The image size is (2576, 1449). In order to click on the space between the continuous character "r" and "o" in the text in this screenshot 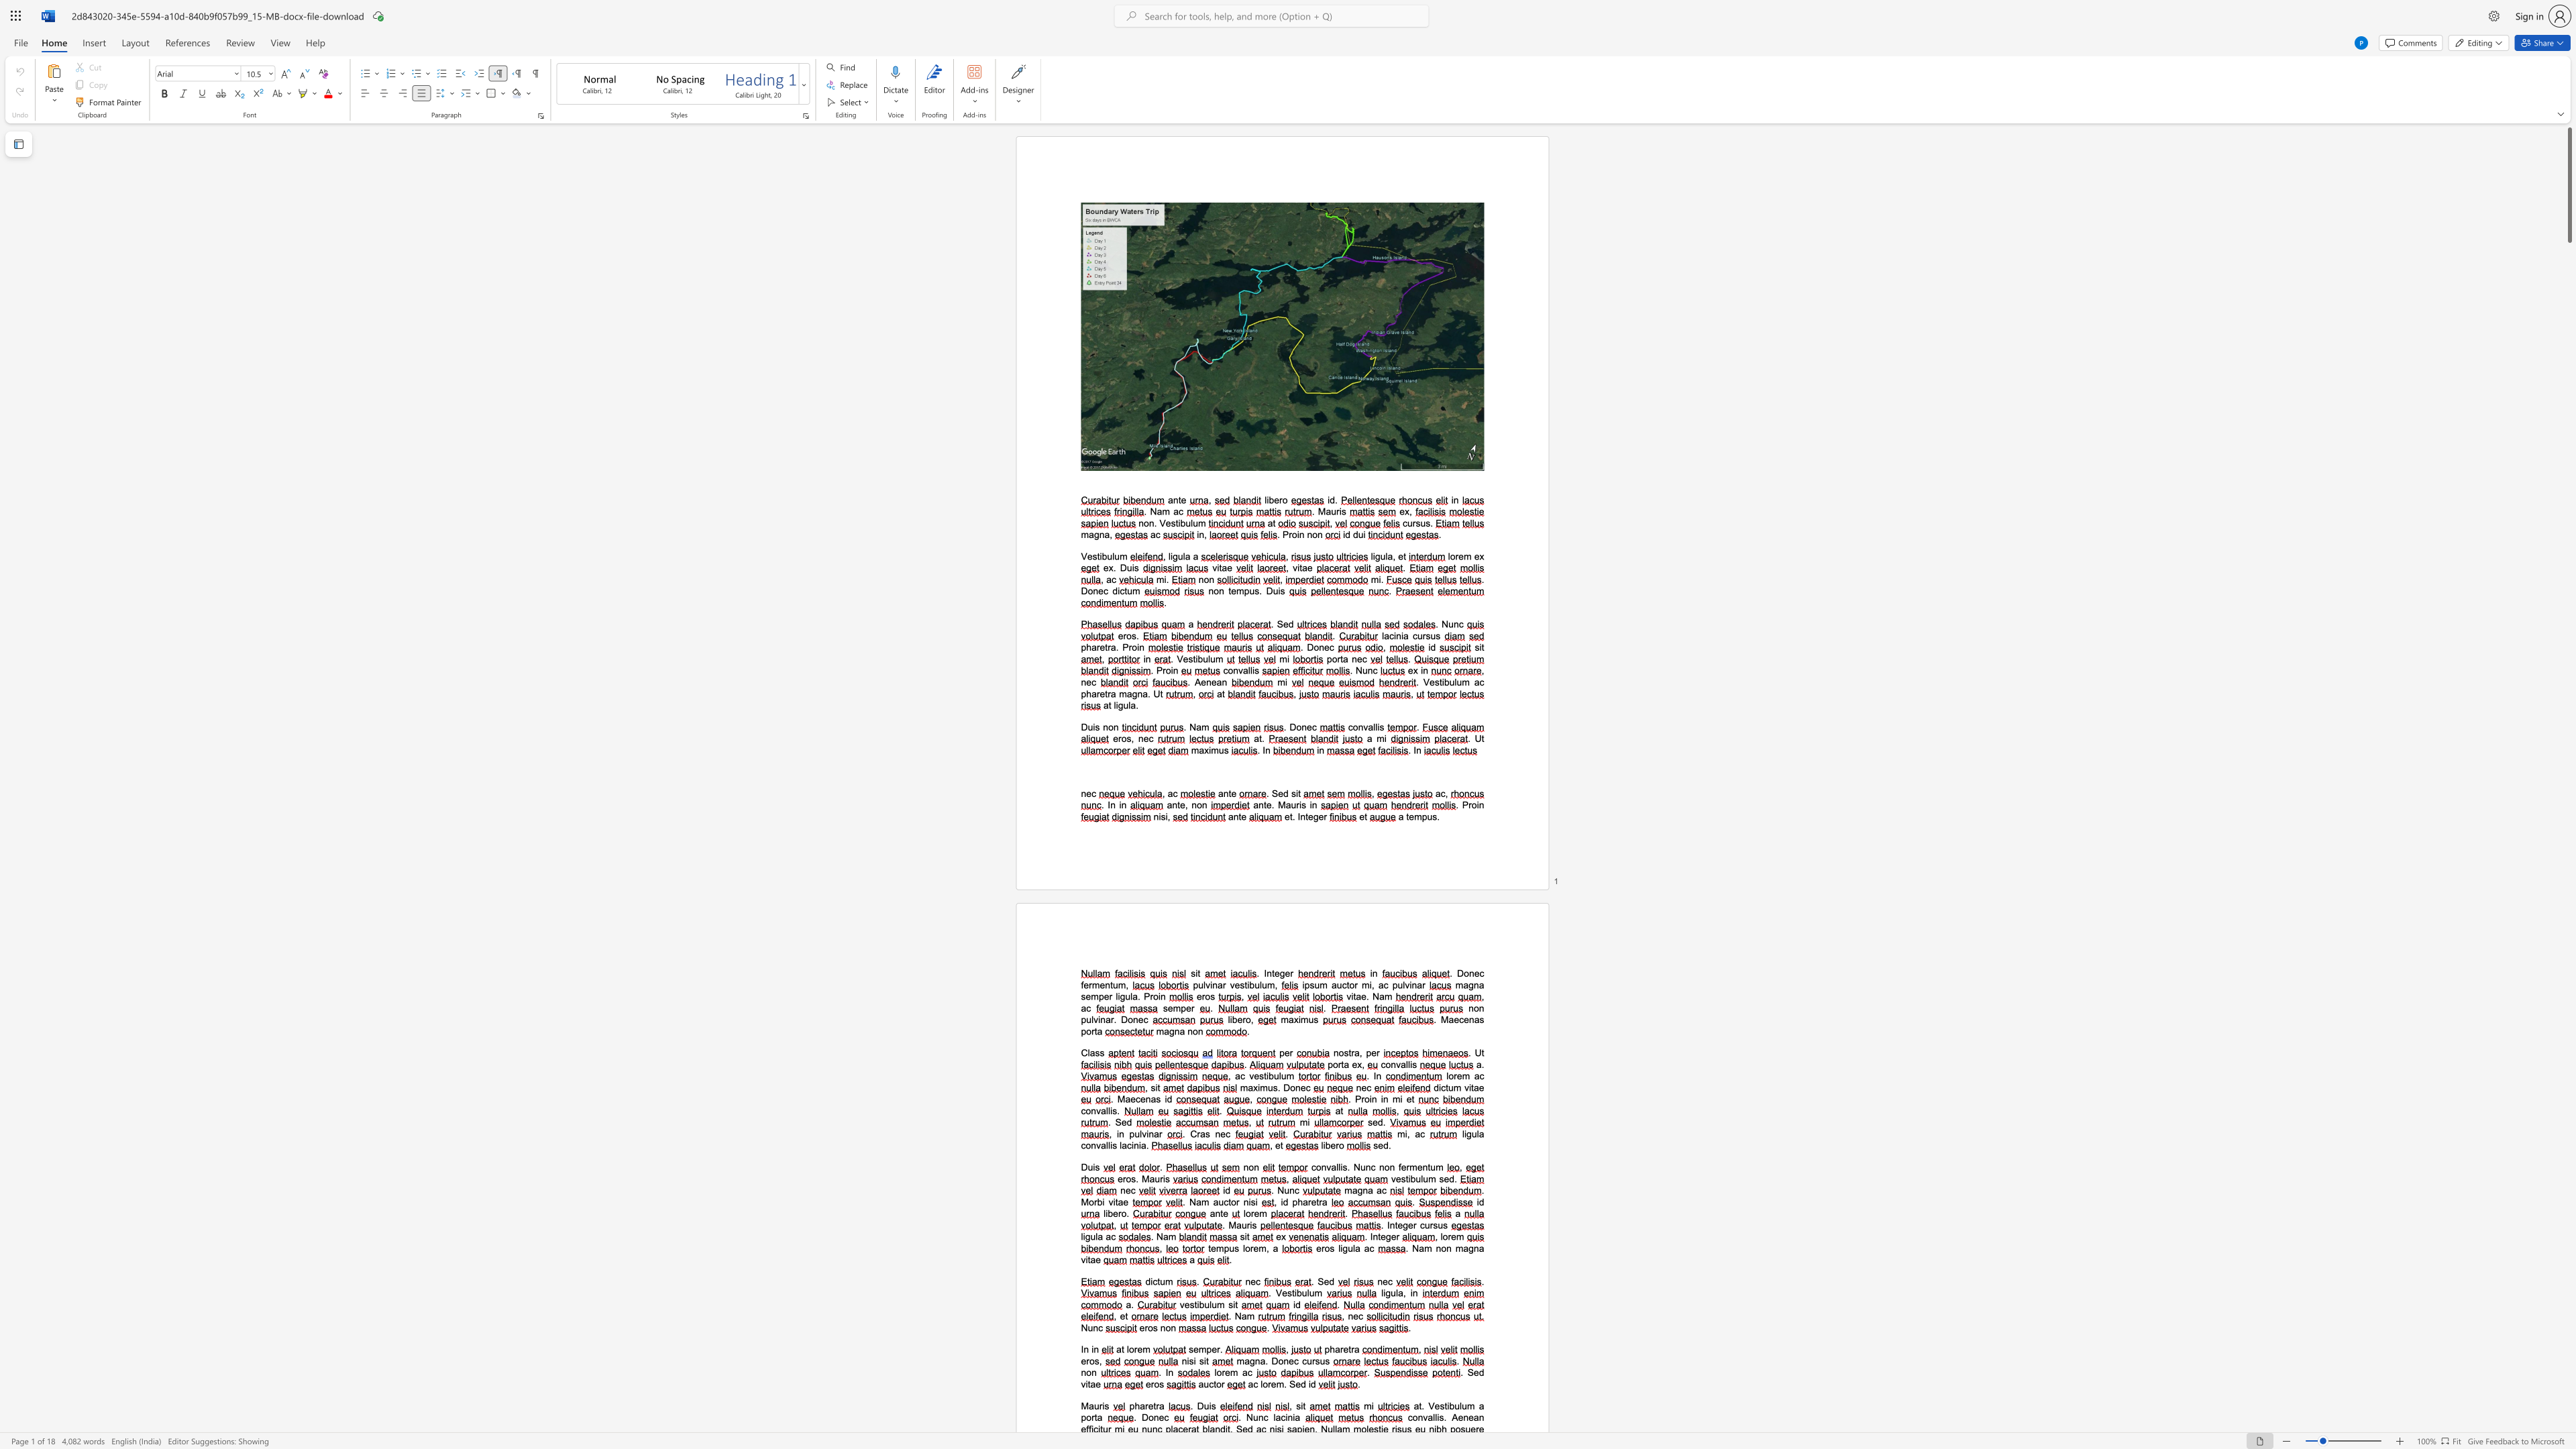, I will do `click(1292, 534)`.